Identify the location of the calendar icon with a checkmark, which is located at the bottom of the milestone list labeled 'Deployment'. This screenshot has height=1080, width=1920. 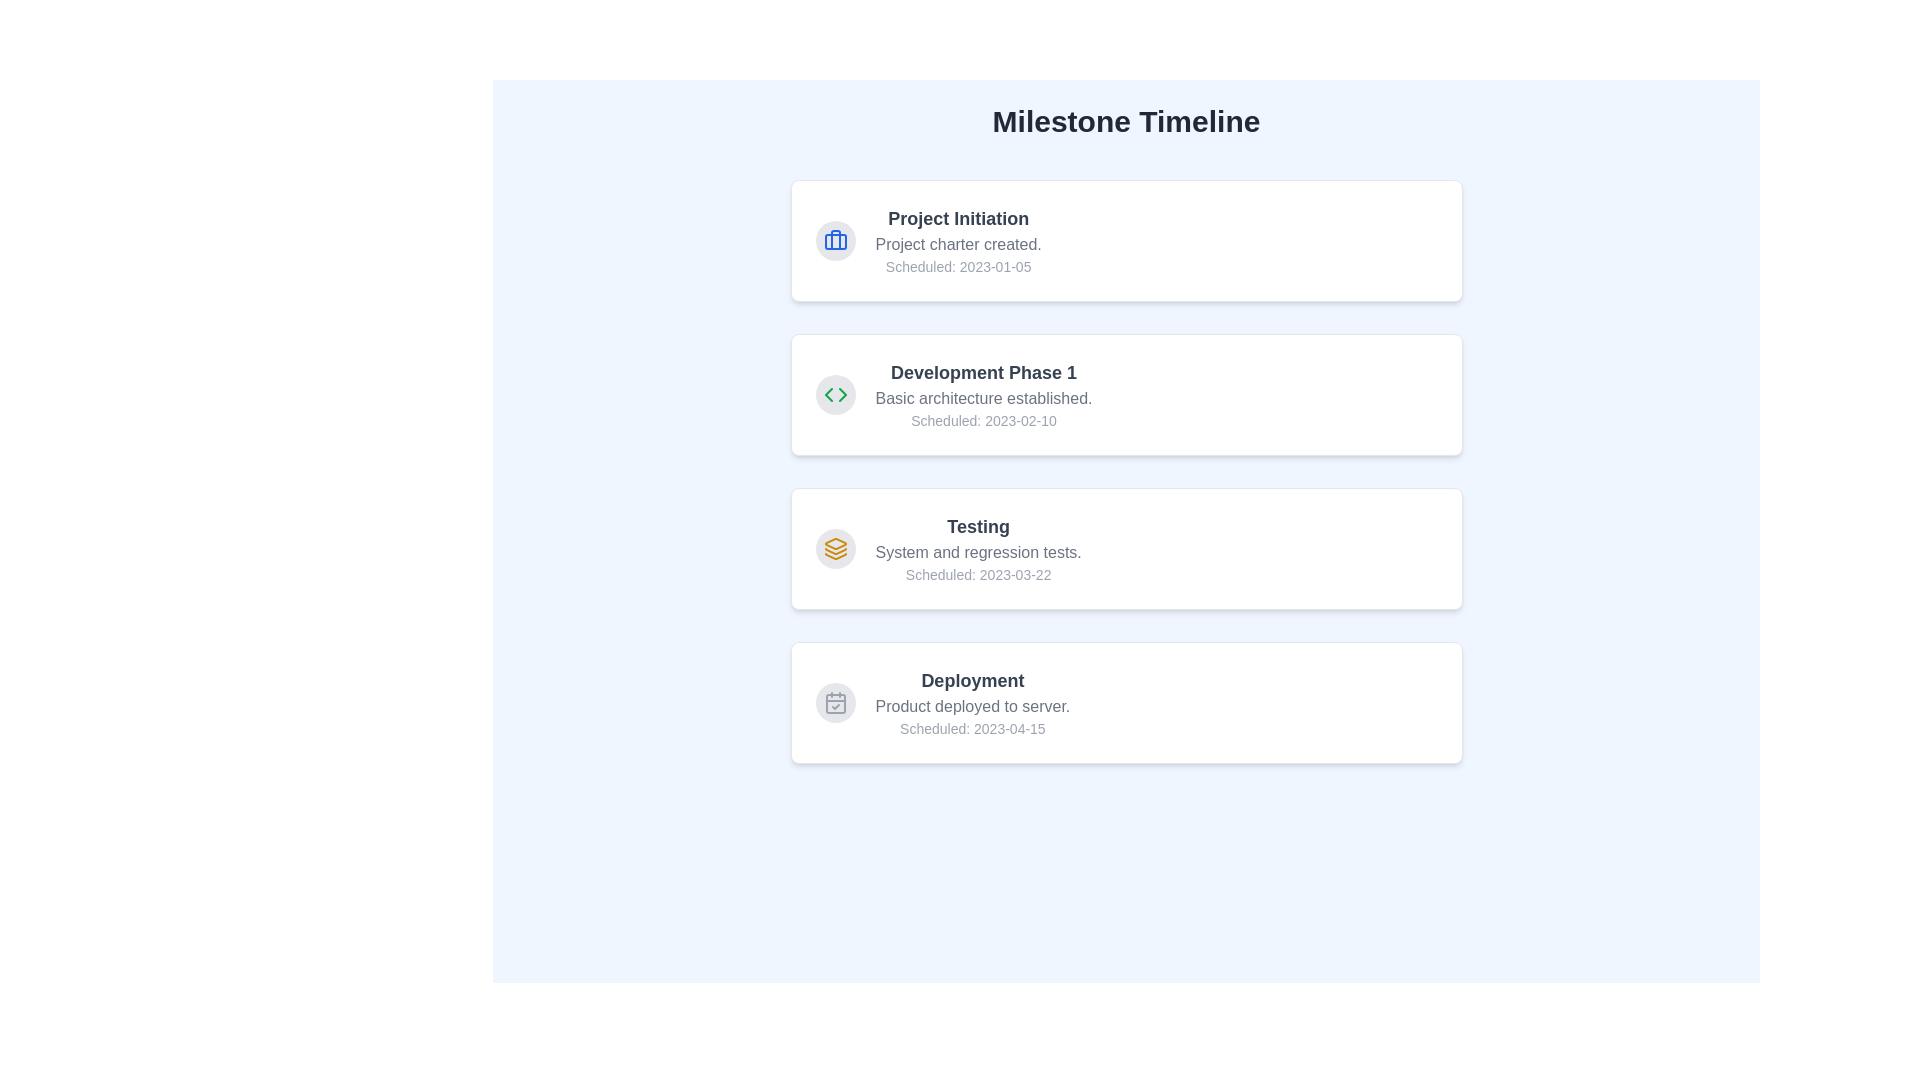
(835, 701).